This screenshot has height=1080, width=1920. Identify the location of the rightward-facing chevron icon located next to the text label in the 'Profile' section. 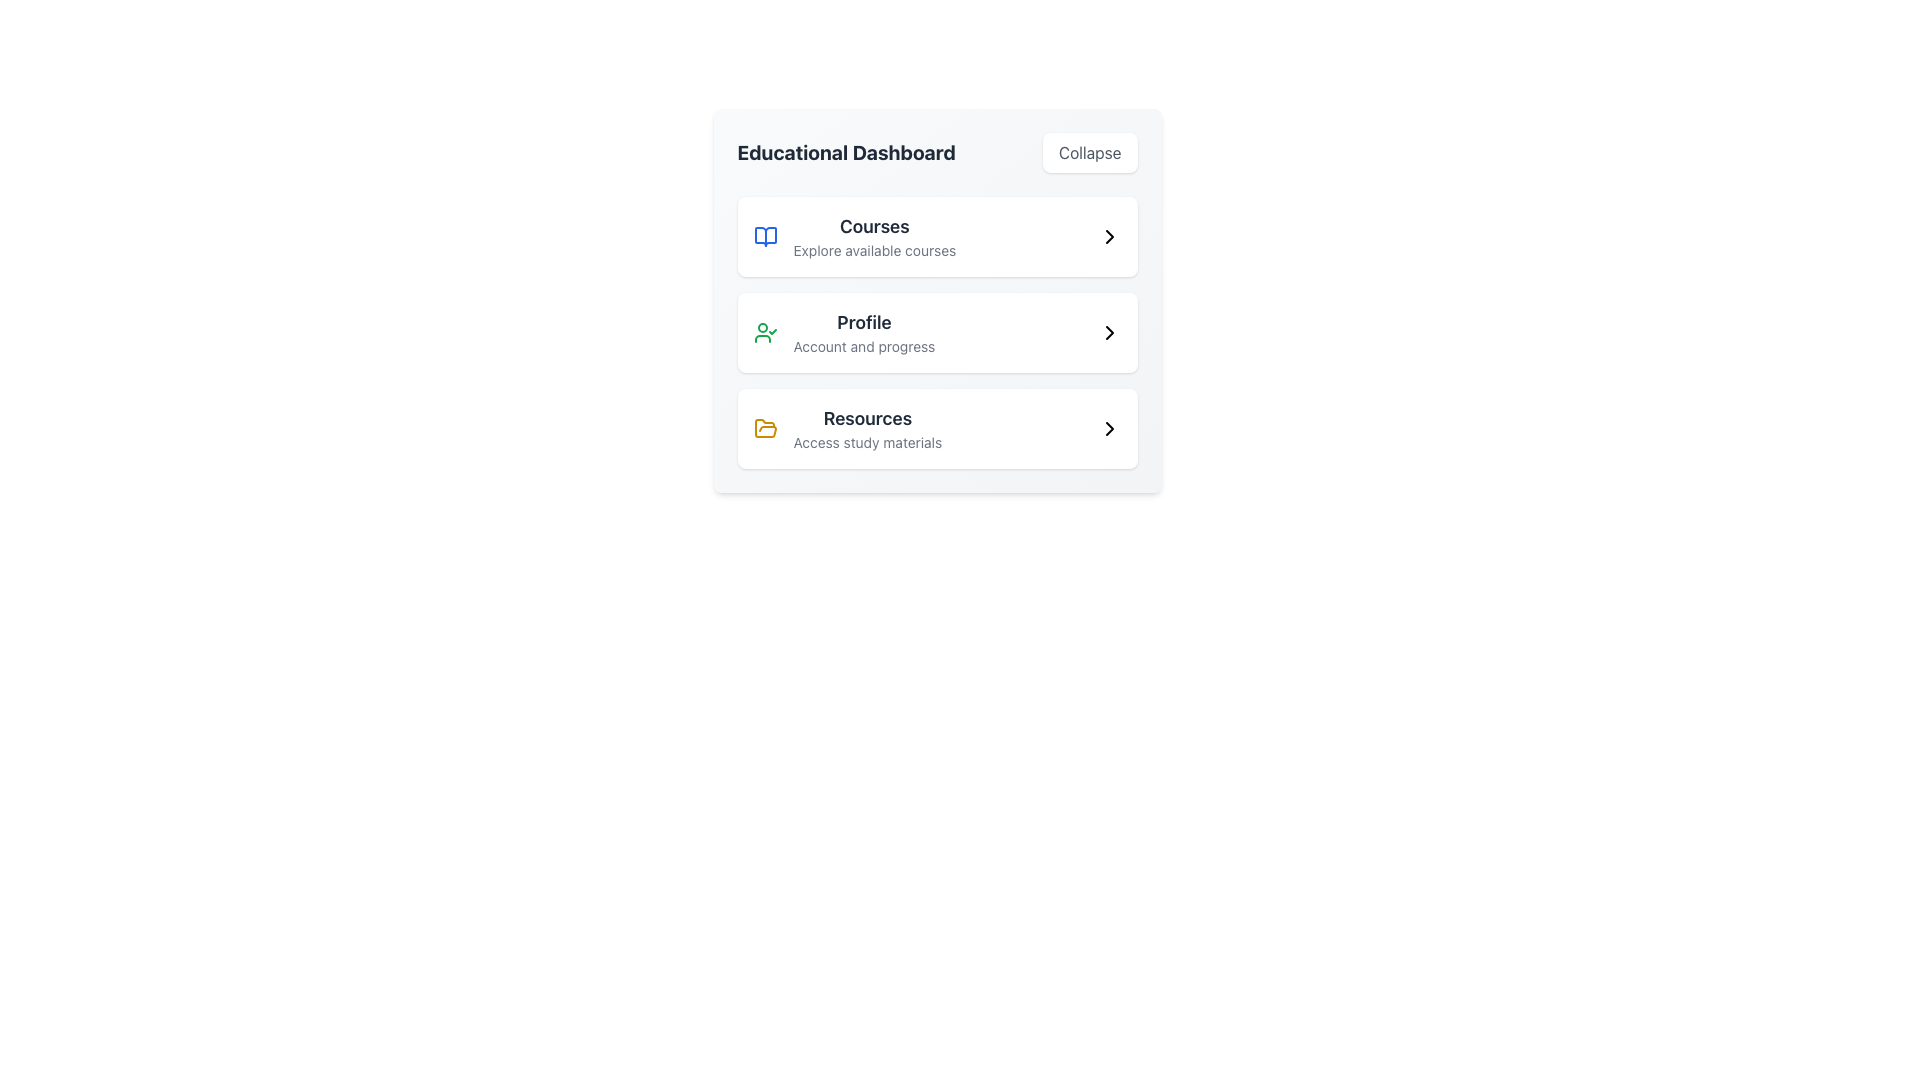
(1108, 331).